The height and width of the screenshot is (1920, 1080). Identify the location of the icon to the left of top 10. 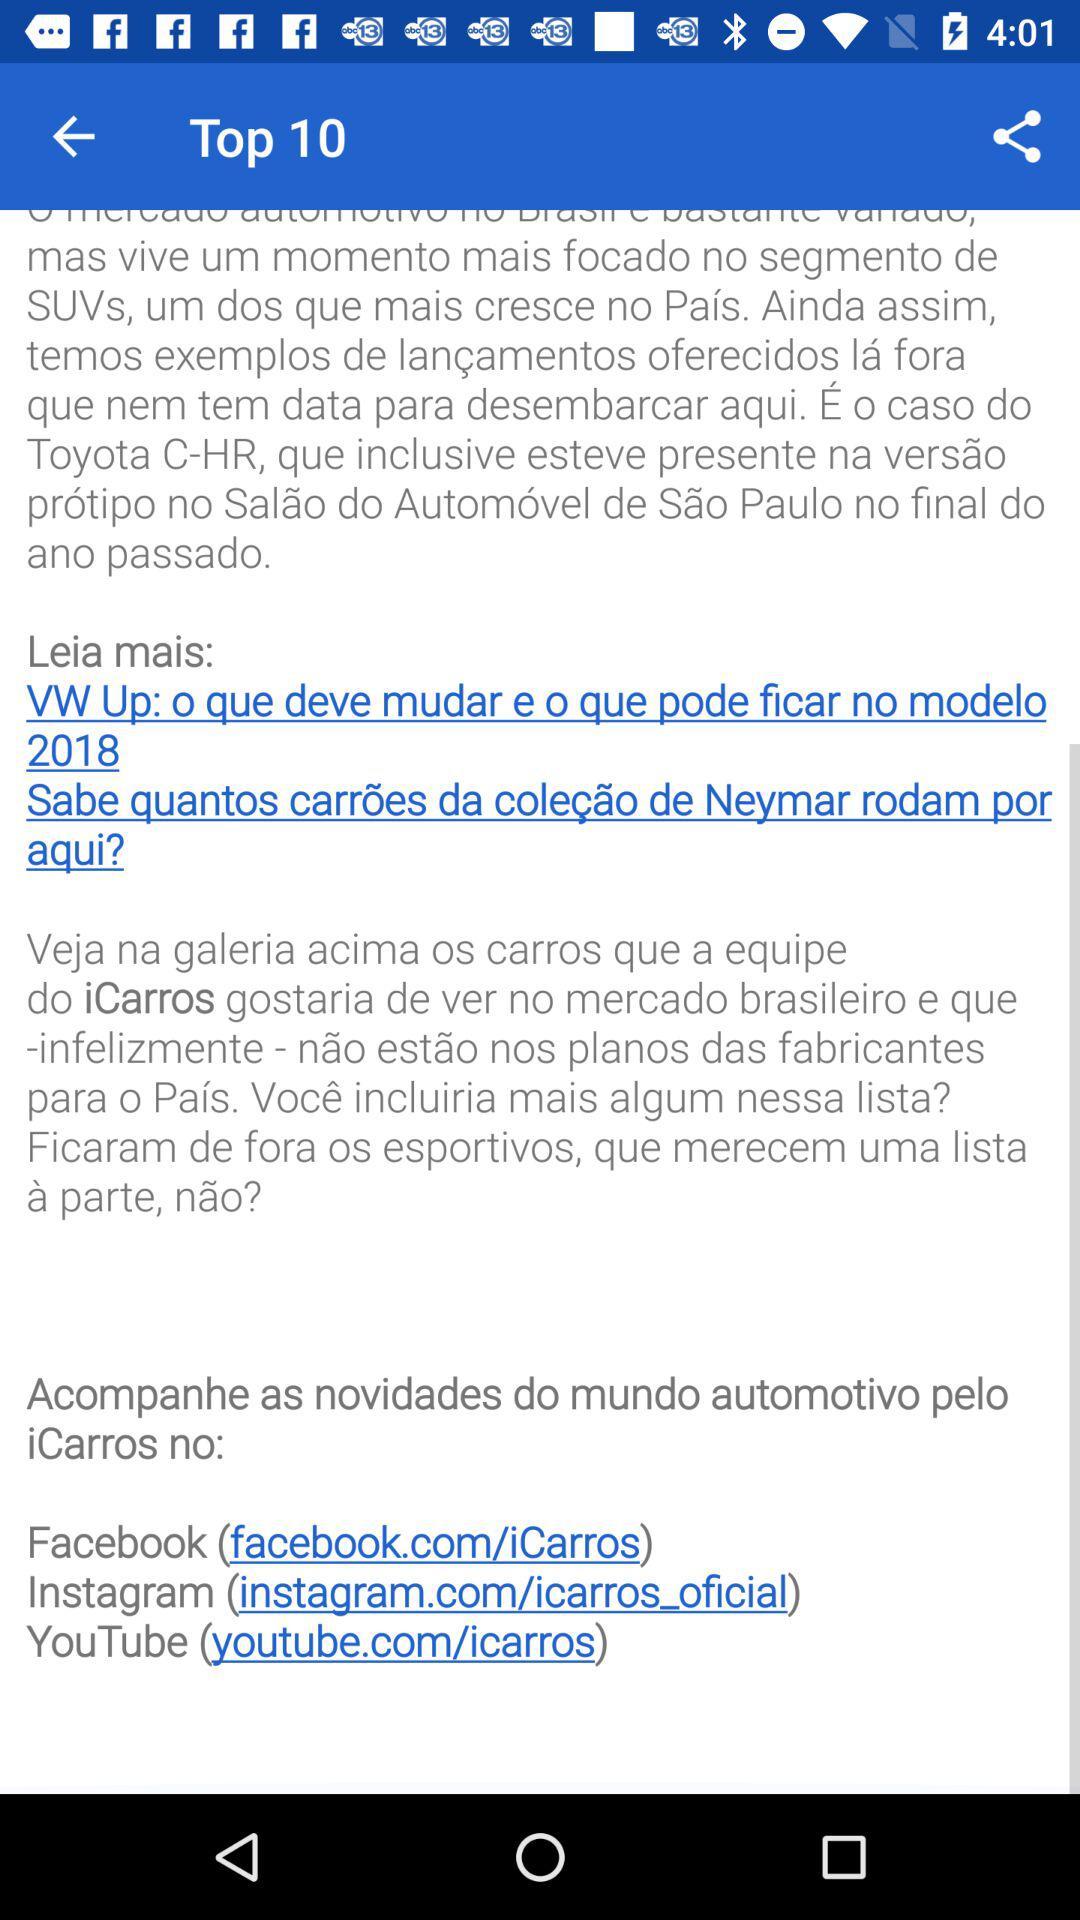
(72, 135).